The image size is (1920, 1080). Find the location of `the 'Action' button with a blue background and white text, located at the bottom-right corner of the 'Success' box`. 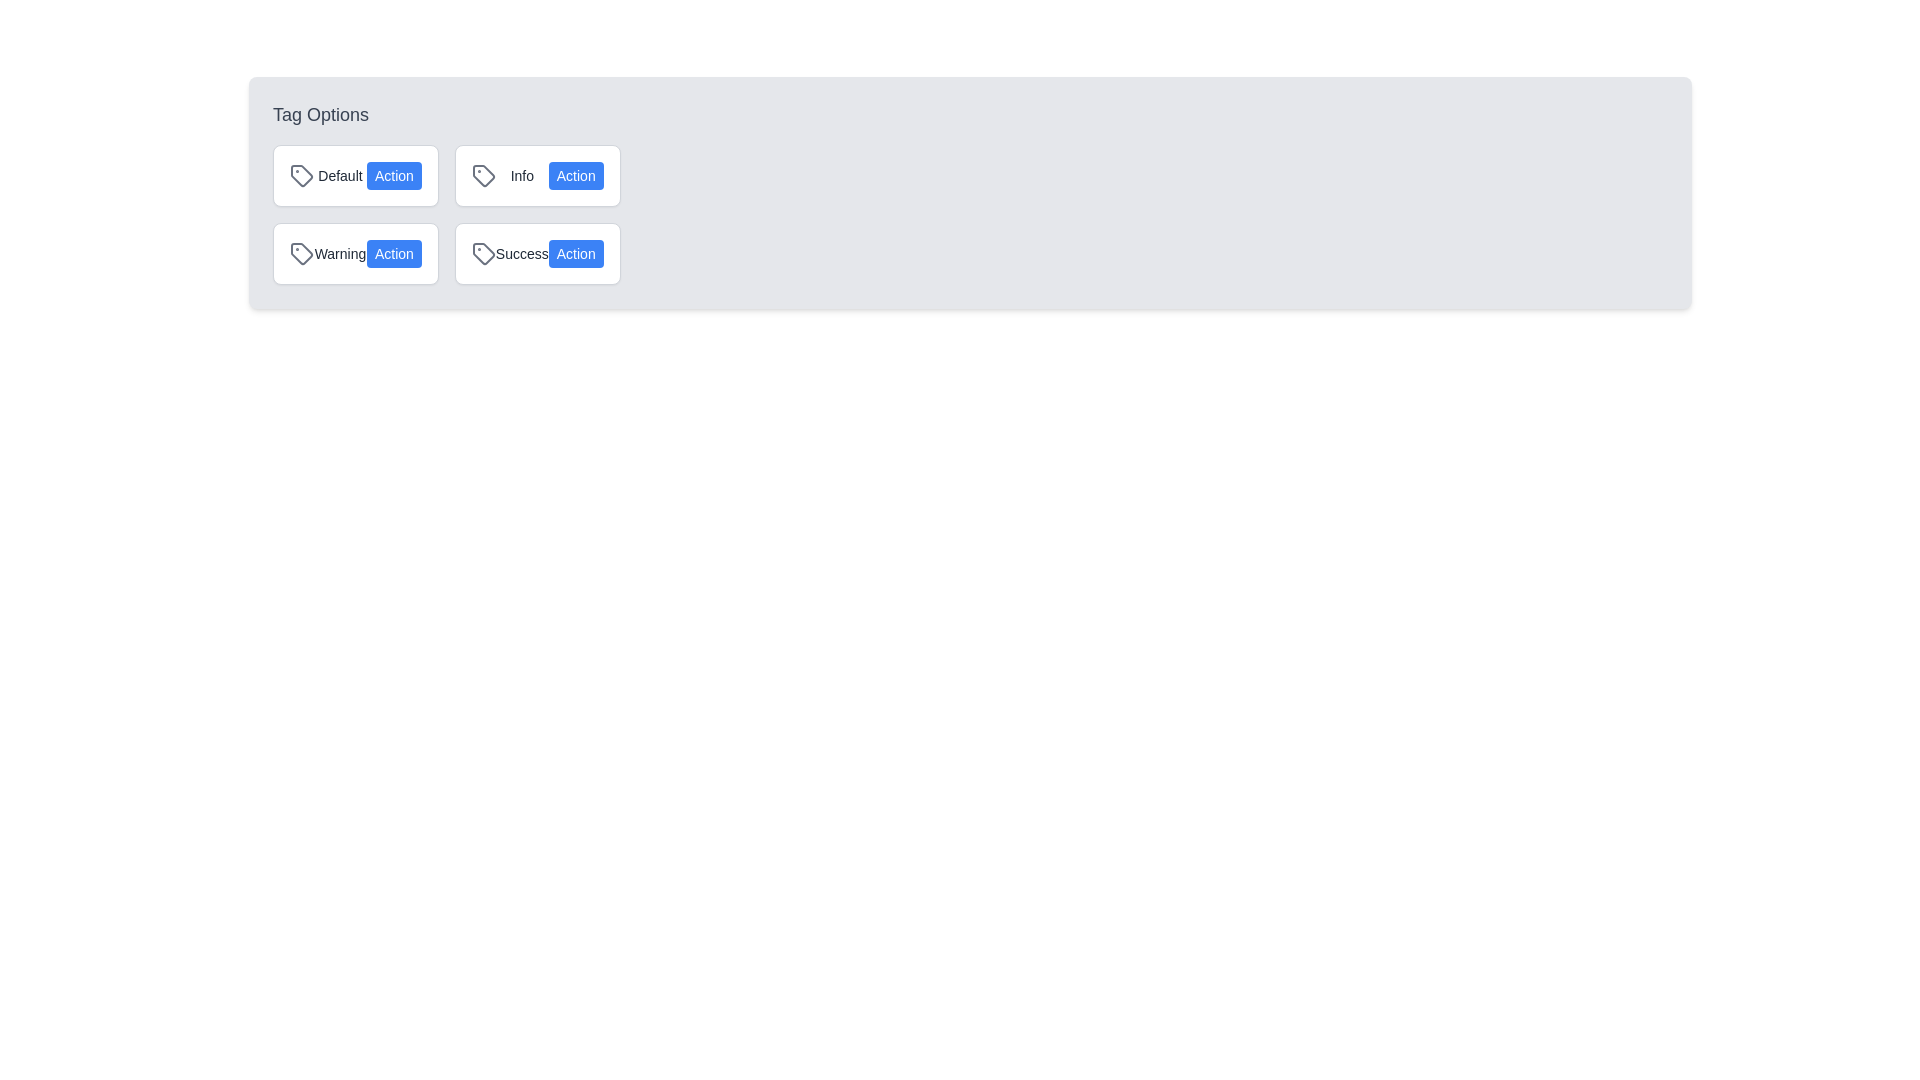

the 'Action' button with a blue background and white text, located at the bottom-right corner of the 'Success' box is located at coordinates (575, 253).